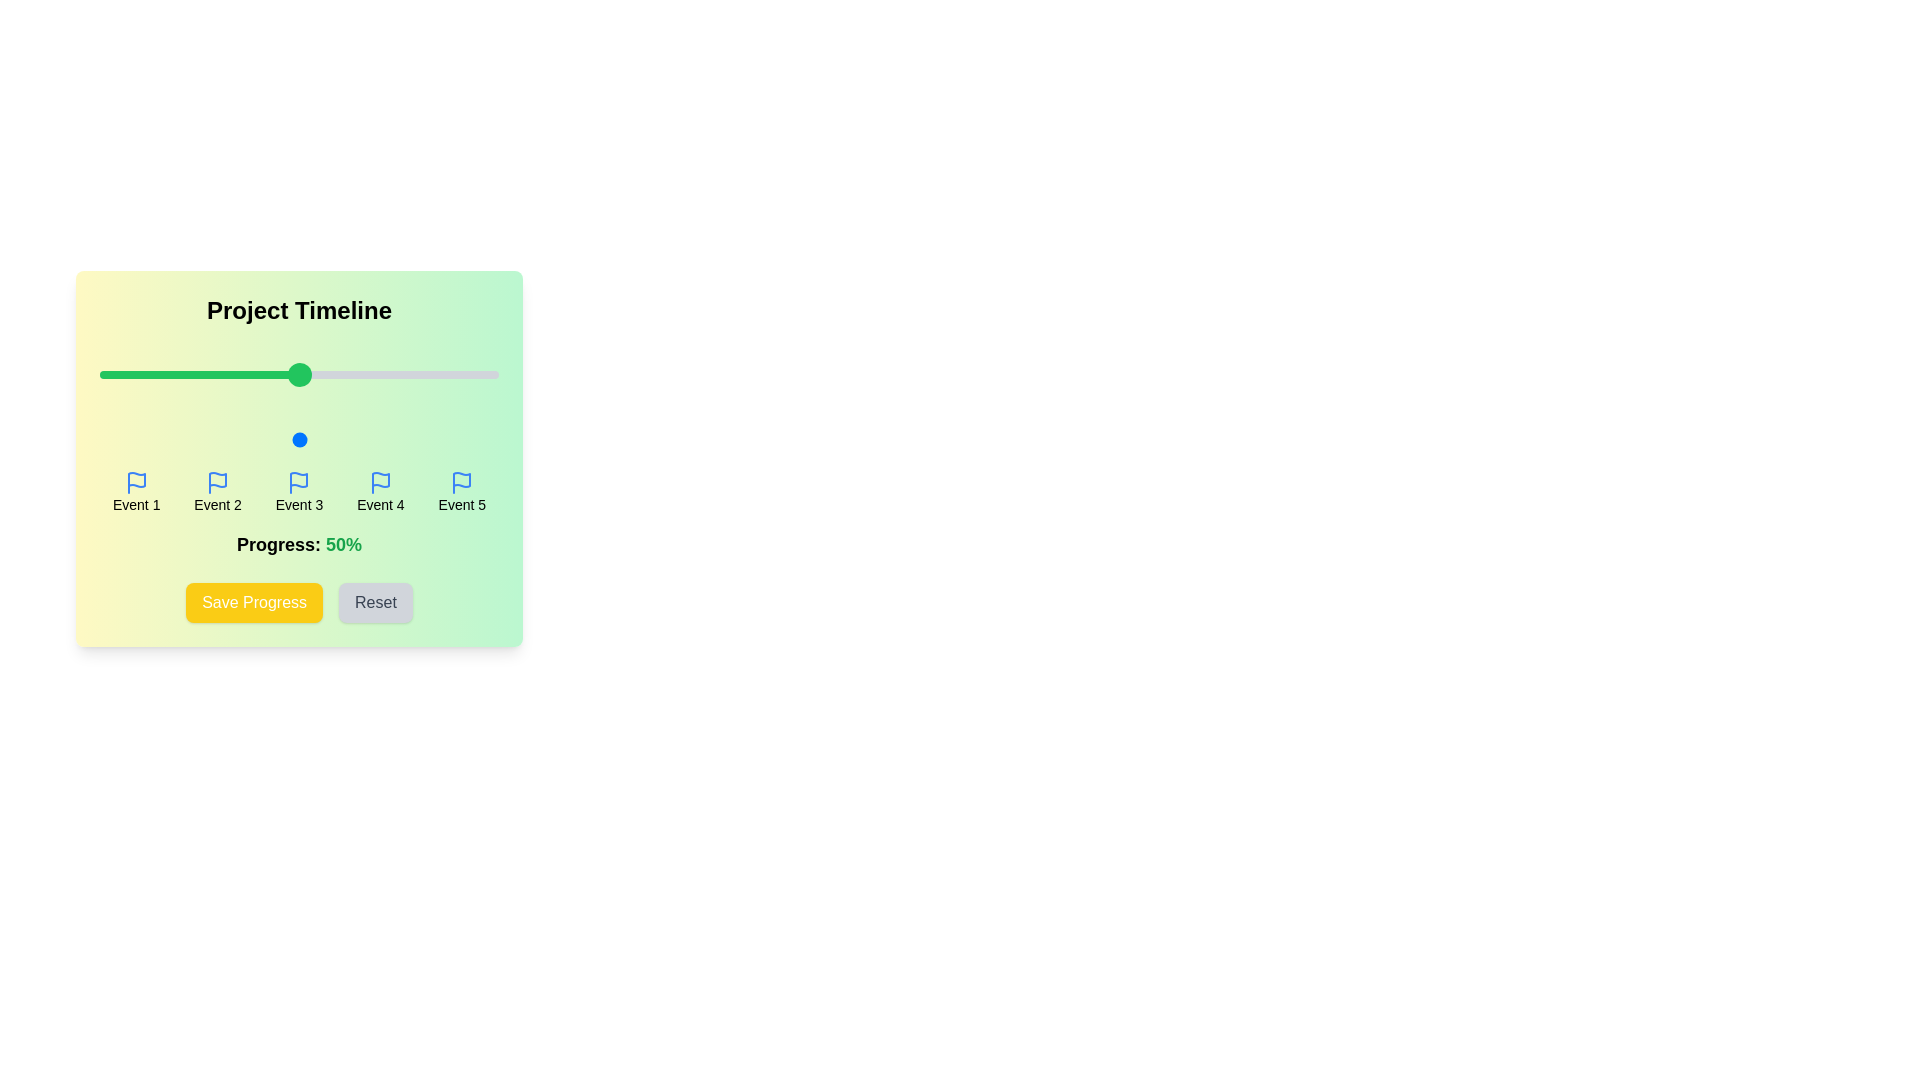  What do you see at coordinates (135, 482) in the screenshot?
I see `the flag icon for Event 1` at bounding box center [135, 482].